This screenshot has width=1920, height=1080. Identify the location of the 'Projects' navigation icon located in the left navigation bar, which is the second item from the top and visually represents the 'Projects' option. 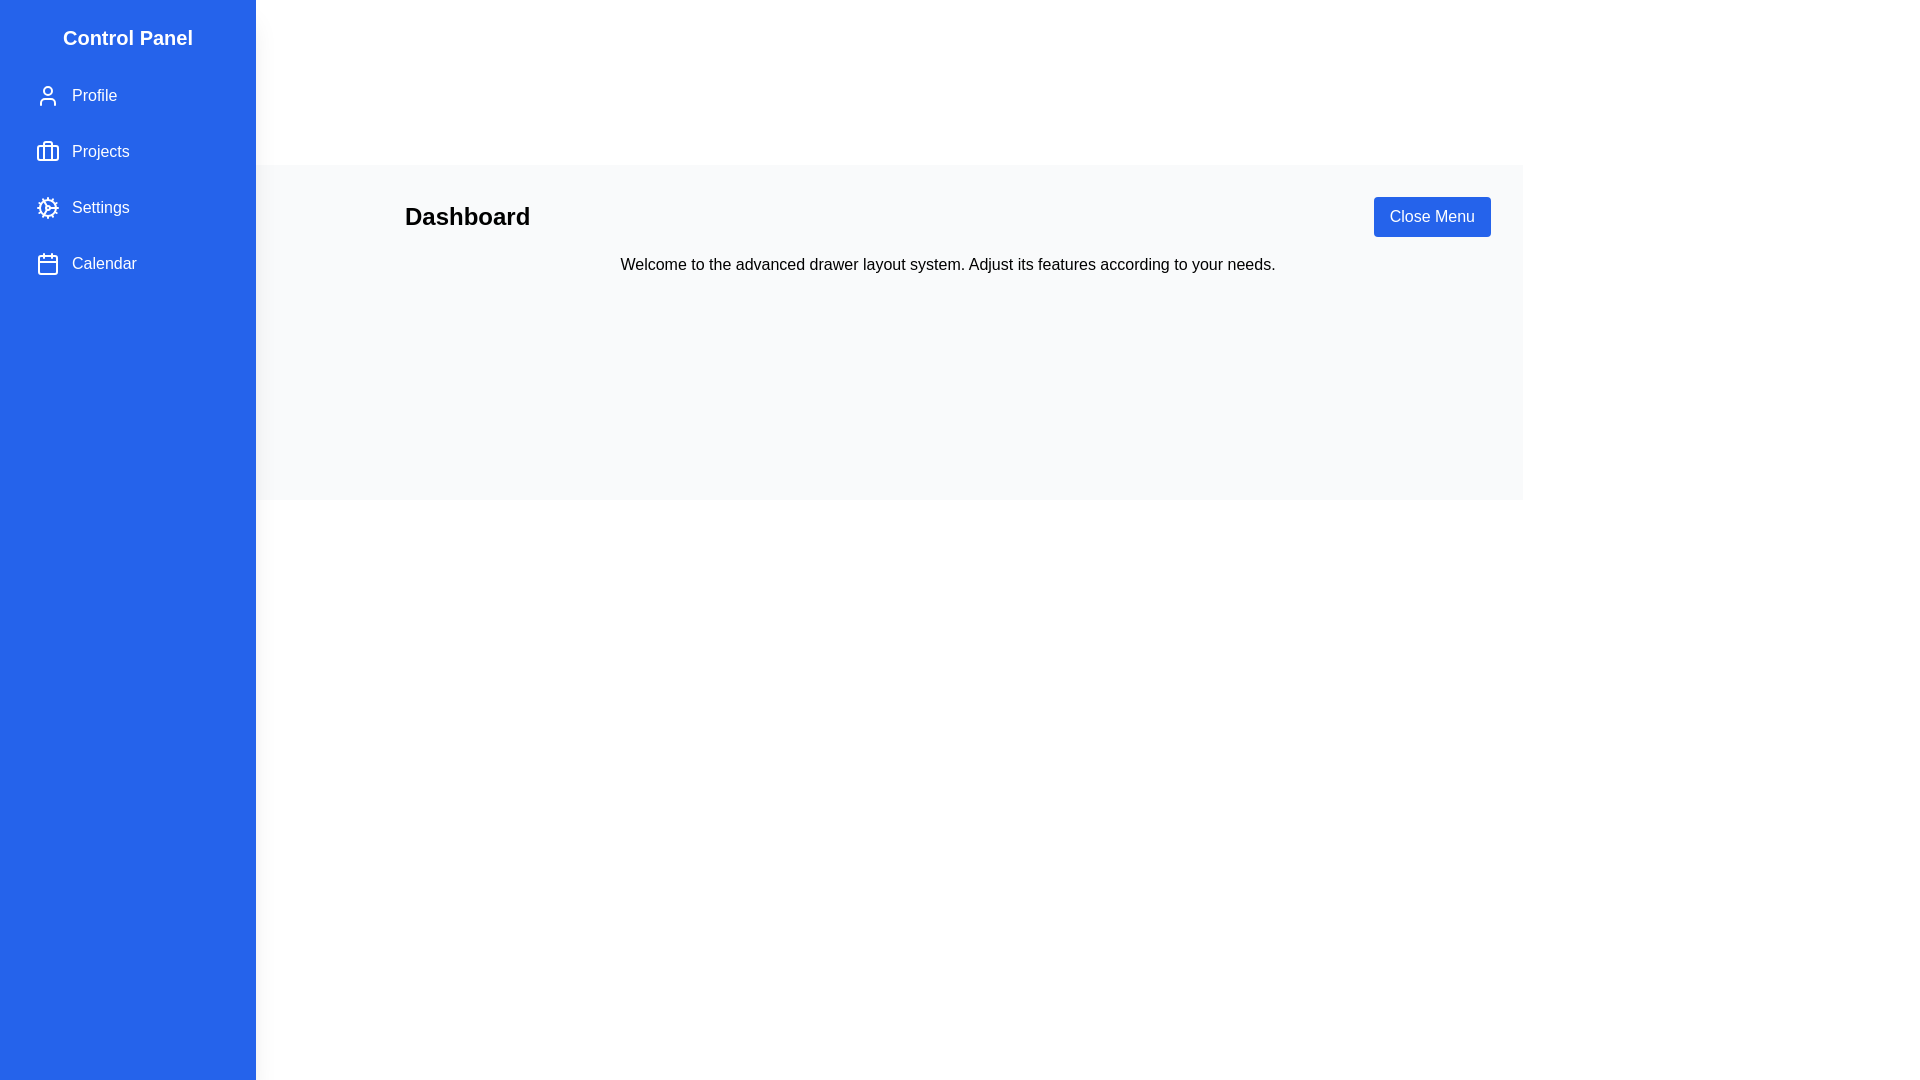
(48, 150).